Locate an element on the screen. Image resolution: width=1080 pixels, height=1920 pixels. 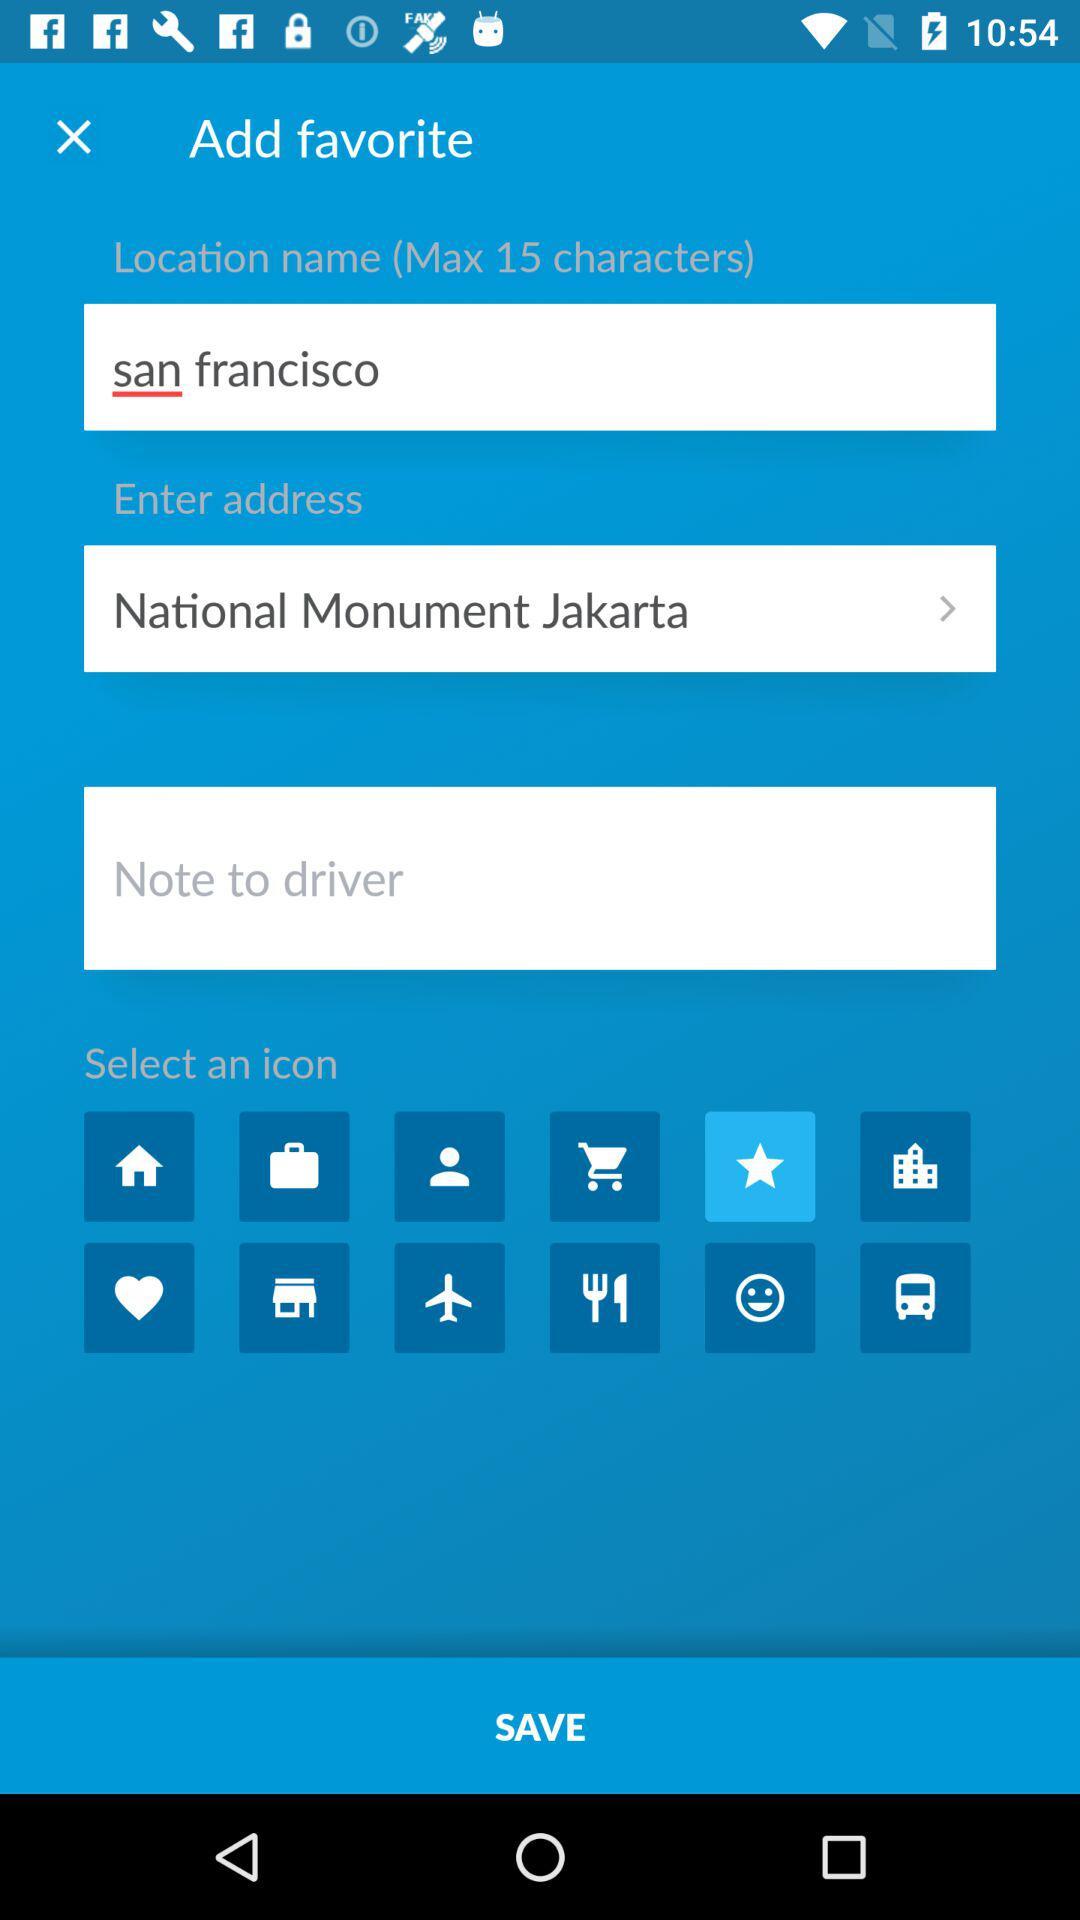
icon is located at coordinates (760, 1166).